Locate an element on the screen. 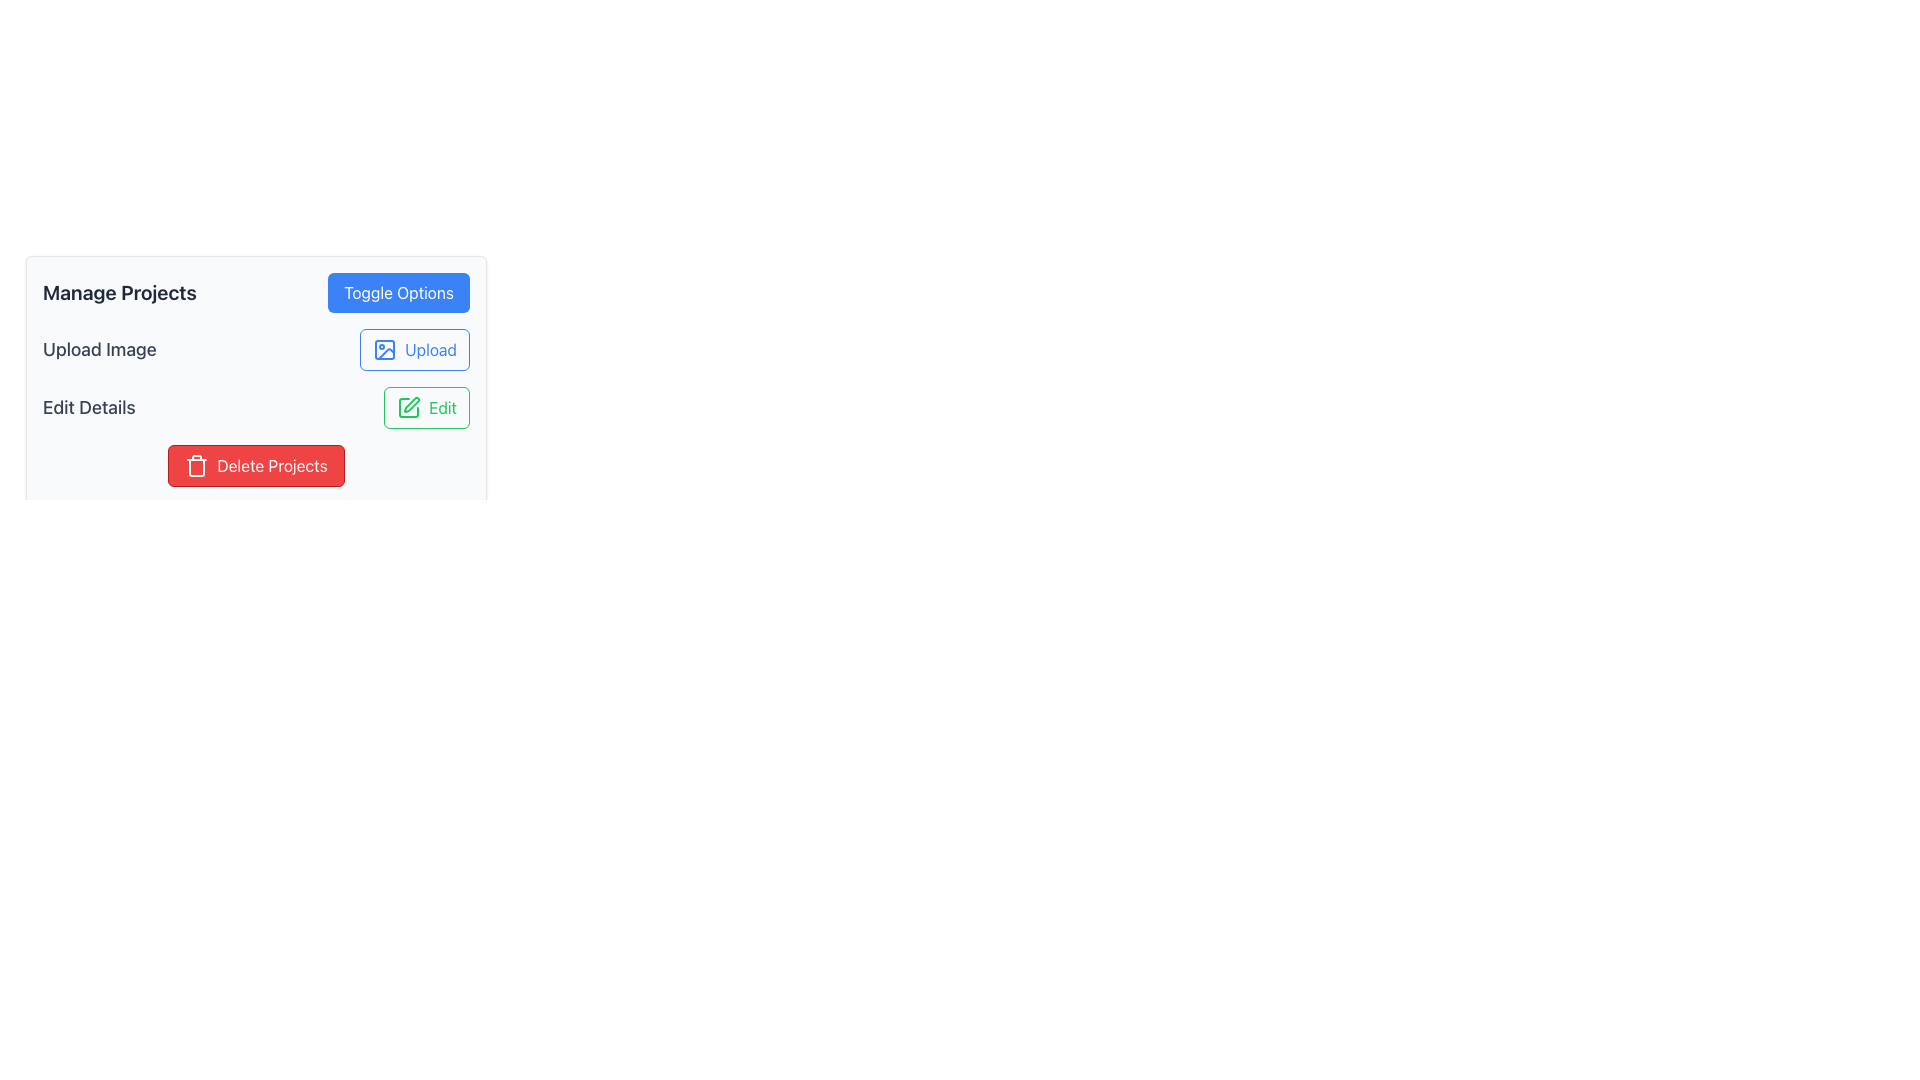 The image size is (1920, 1080). the 'Edit' icon, which is a square with a pen and styled with a green outline, located in the 'Edit Details' section to the right of the 'Upload' button is located at coordinates (408, 407).